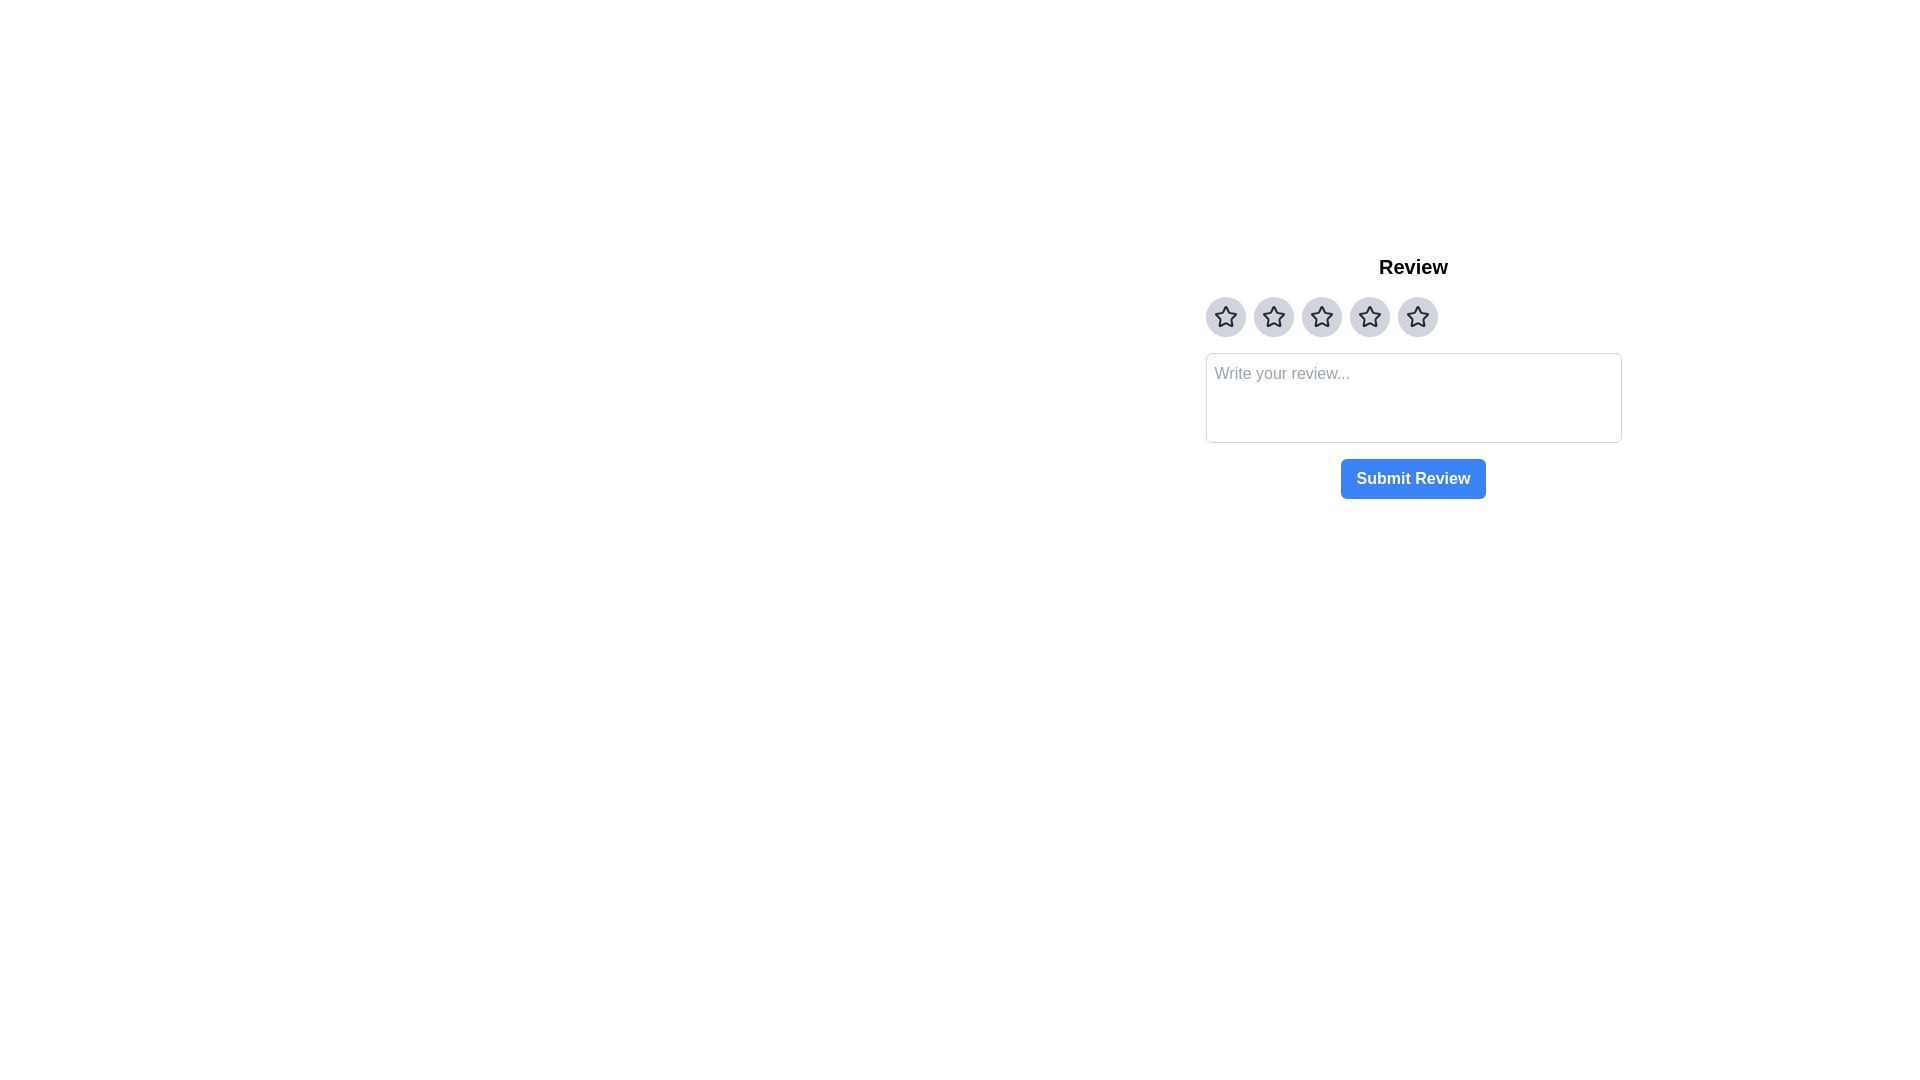 The image size is (1920, 1080). Describe the element at coordinates (1224, 315) in the screenshot. I see `the first star icon used for rating, located near the 'Review' label` at that location.